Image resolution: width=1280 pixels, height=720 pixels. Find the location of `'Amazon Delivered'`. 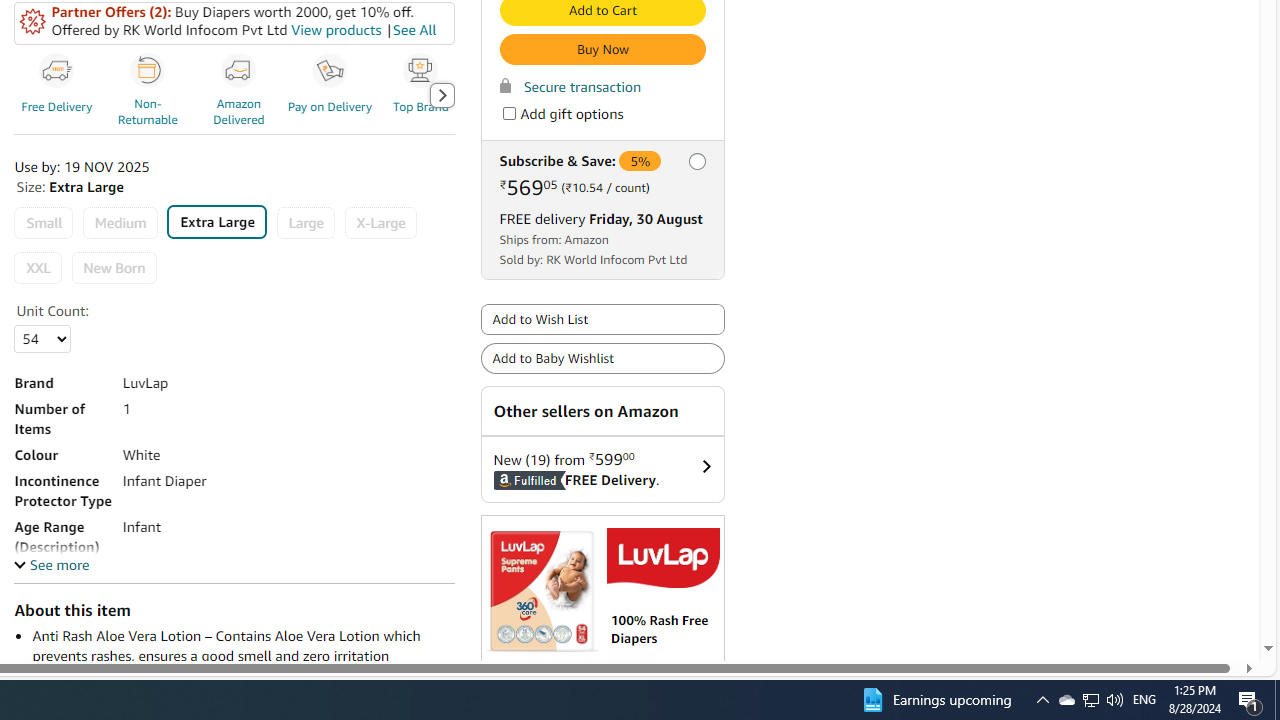

'Amazon Delivered' is located at coordinates (239, 70).